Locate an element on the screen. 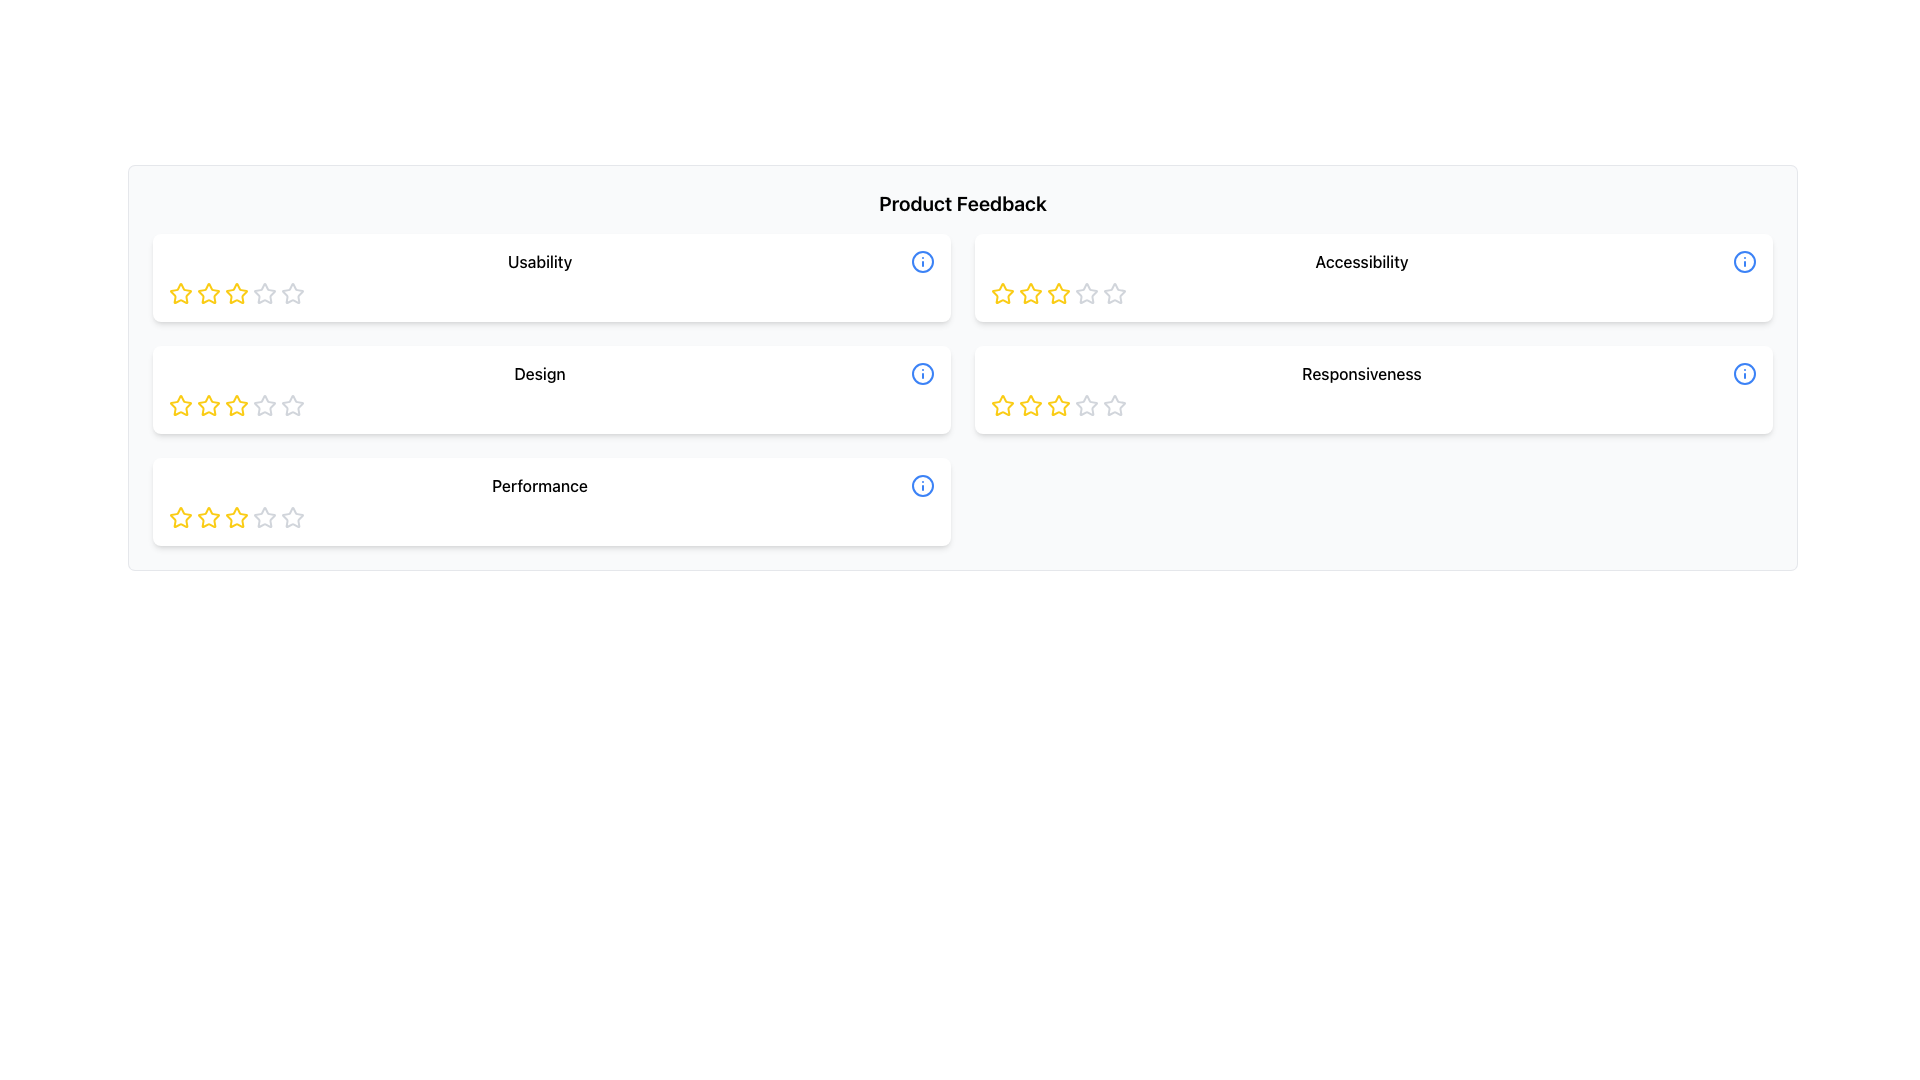  the second star in the row of five within the rating section of the 'Performance' category to set or modify the rating value is located at coordinates (236, 516).